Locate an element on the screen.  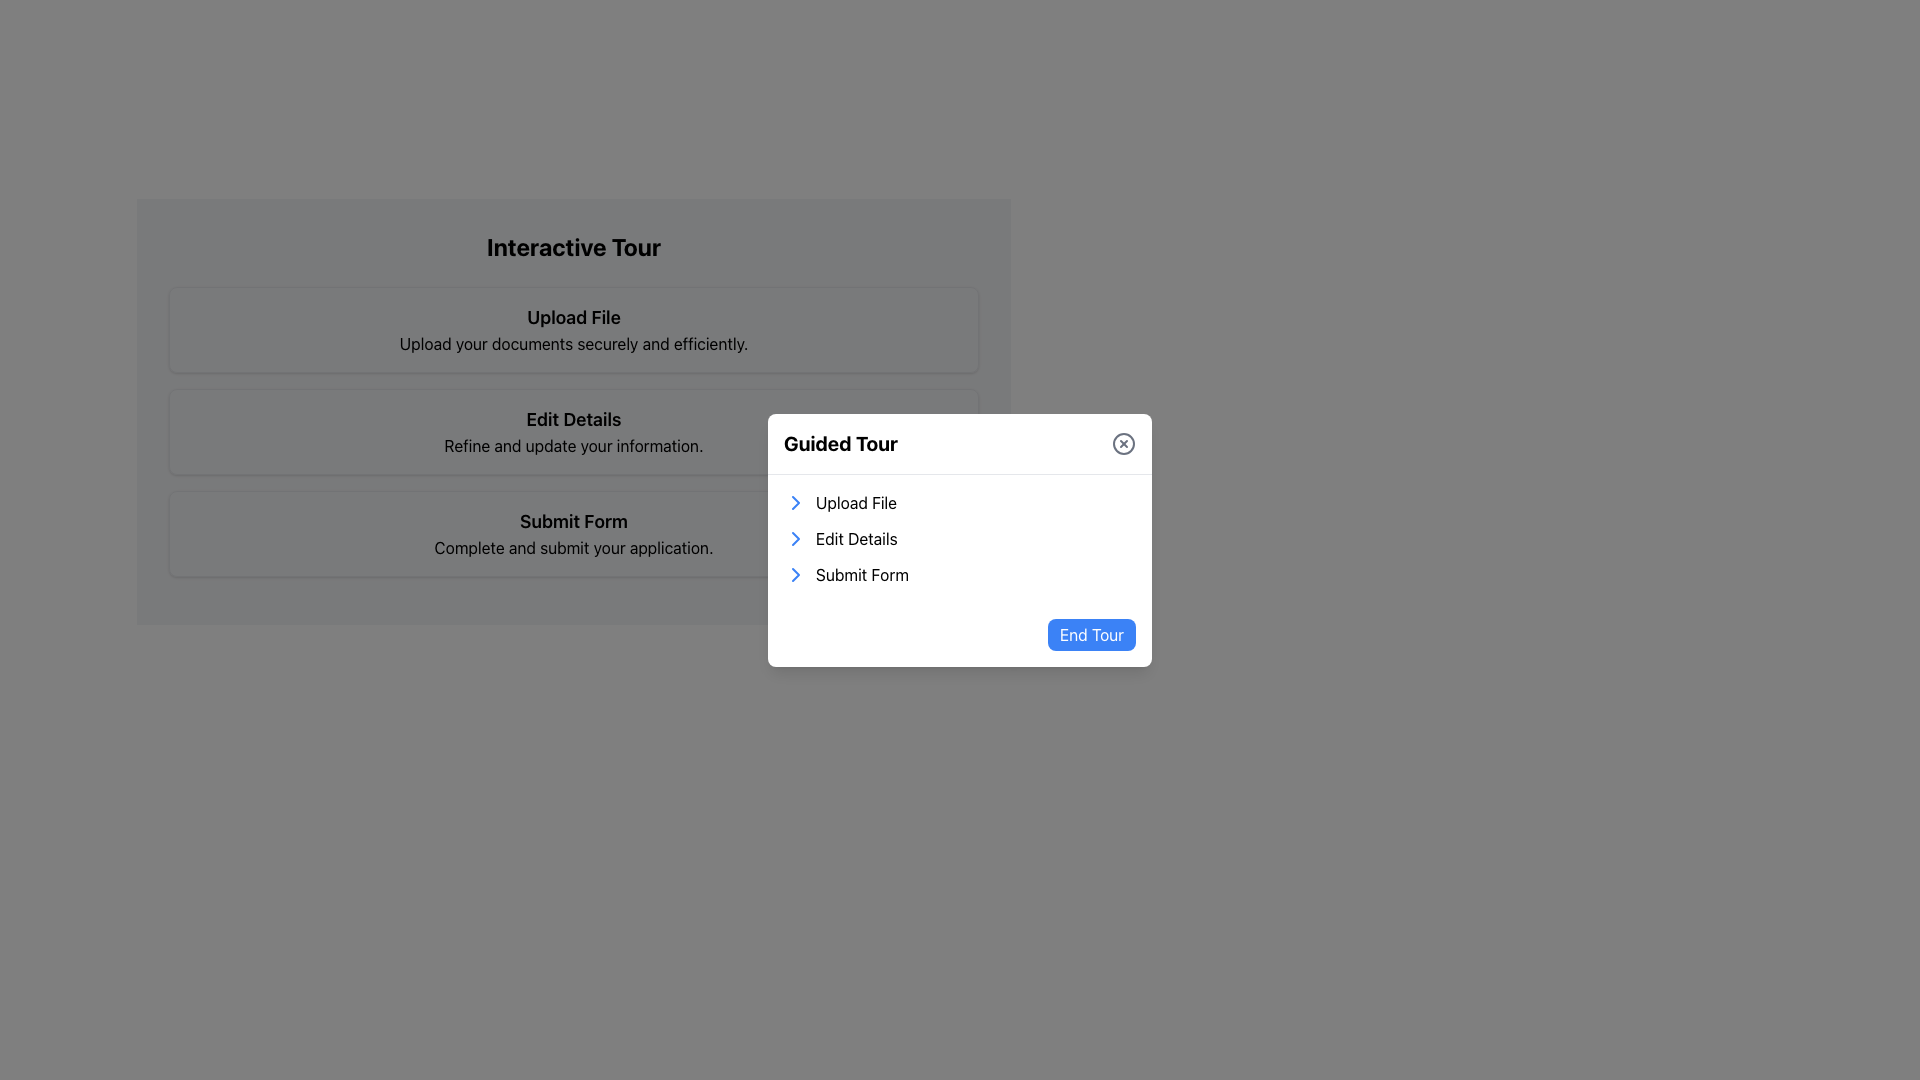
the informational section titled 'Submit Form' that contains the description 'Complete and submit your application.' is located at coordinates (573, 532).